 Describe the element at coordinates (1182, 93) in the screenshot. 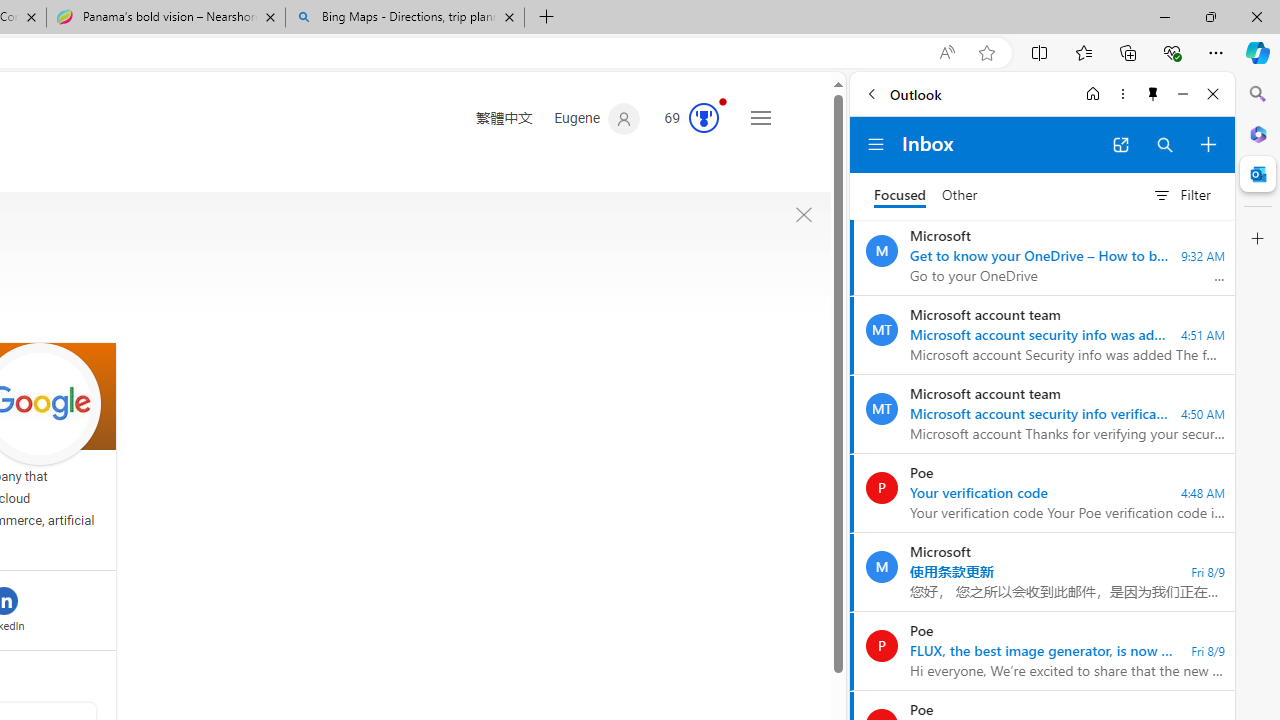

I see `'Minimize'` at that location.